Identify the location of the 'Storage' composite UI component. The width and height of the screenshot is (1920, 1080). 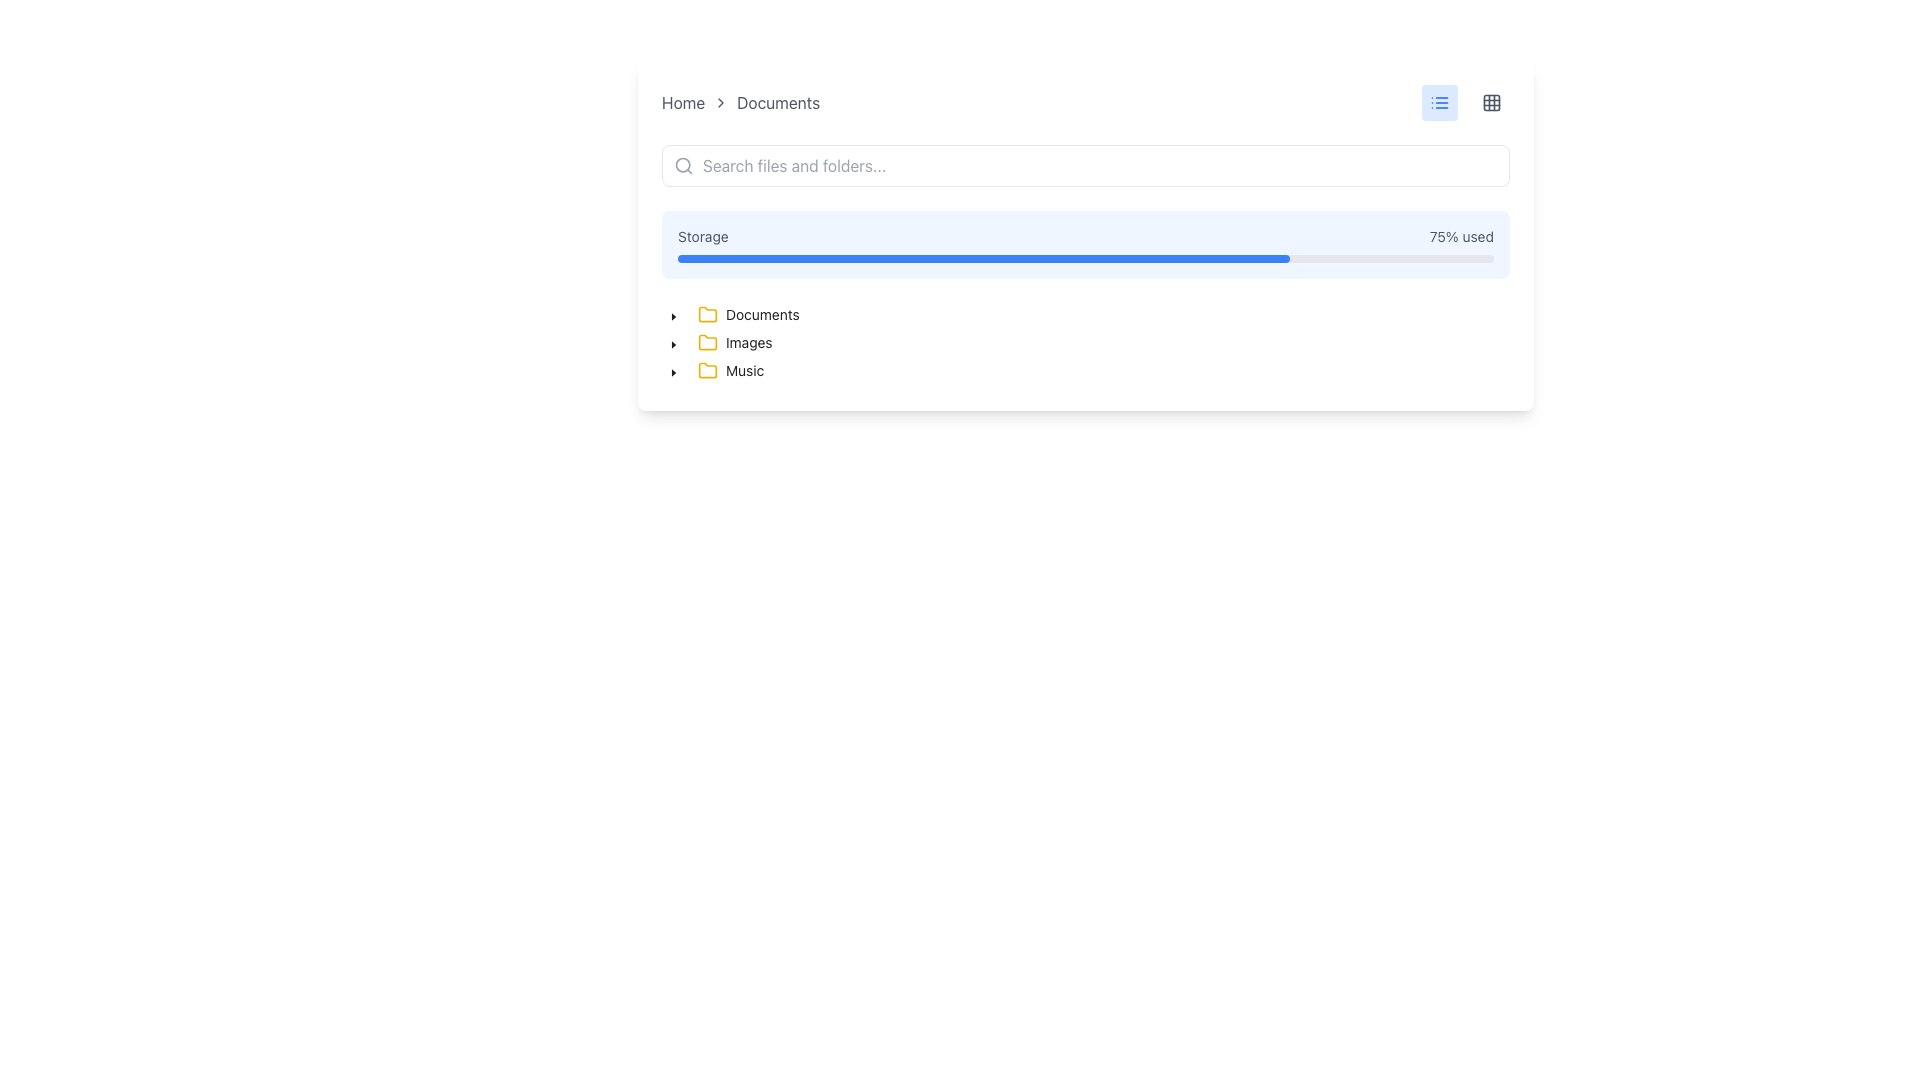
(1084, 244).